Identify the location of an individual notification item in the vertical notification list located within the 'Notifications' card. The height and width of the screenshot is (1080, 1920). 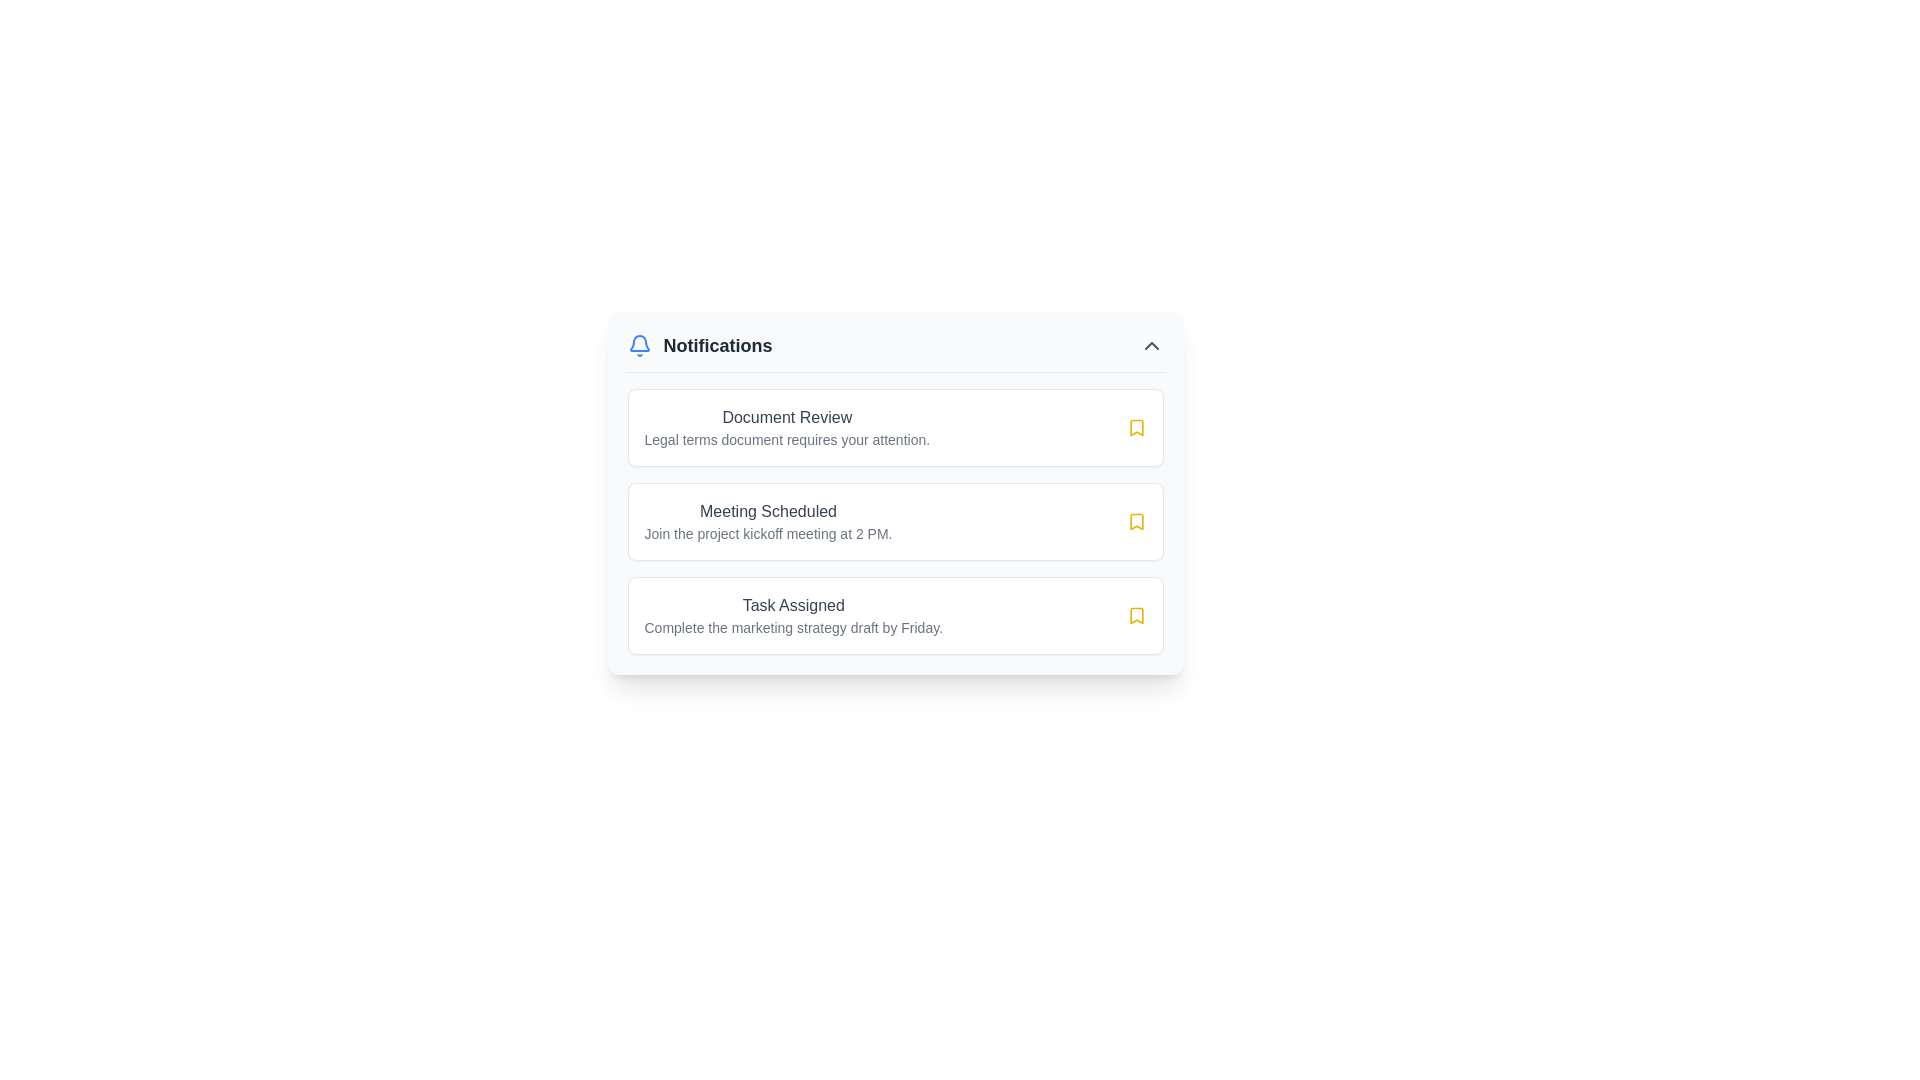
(894, 520).